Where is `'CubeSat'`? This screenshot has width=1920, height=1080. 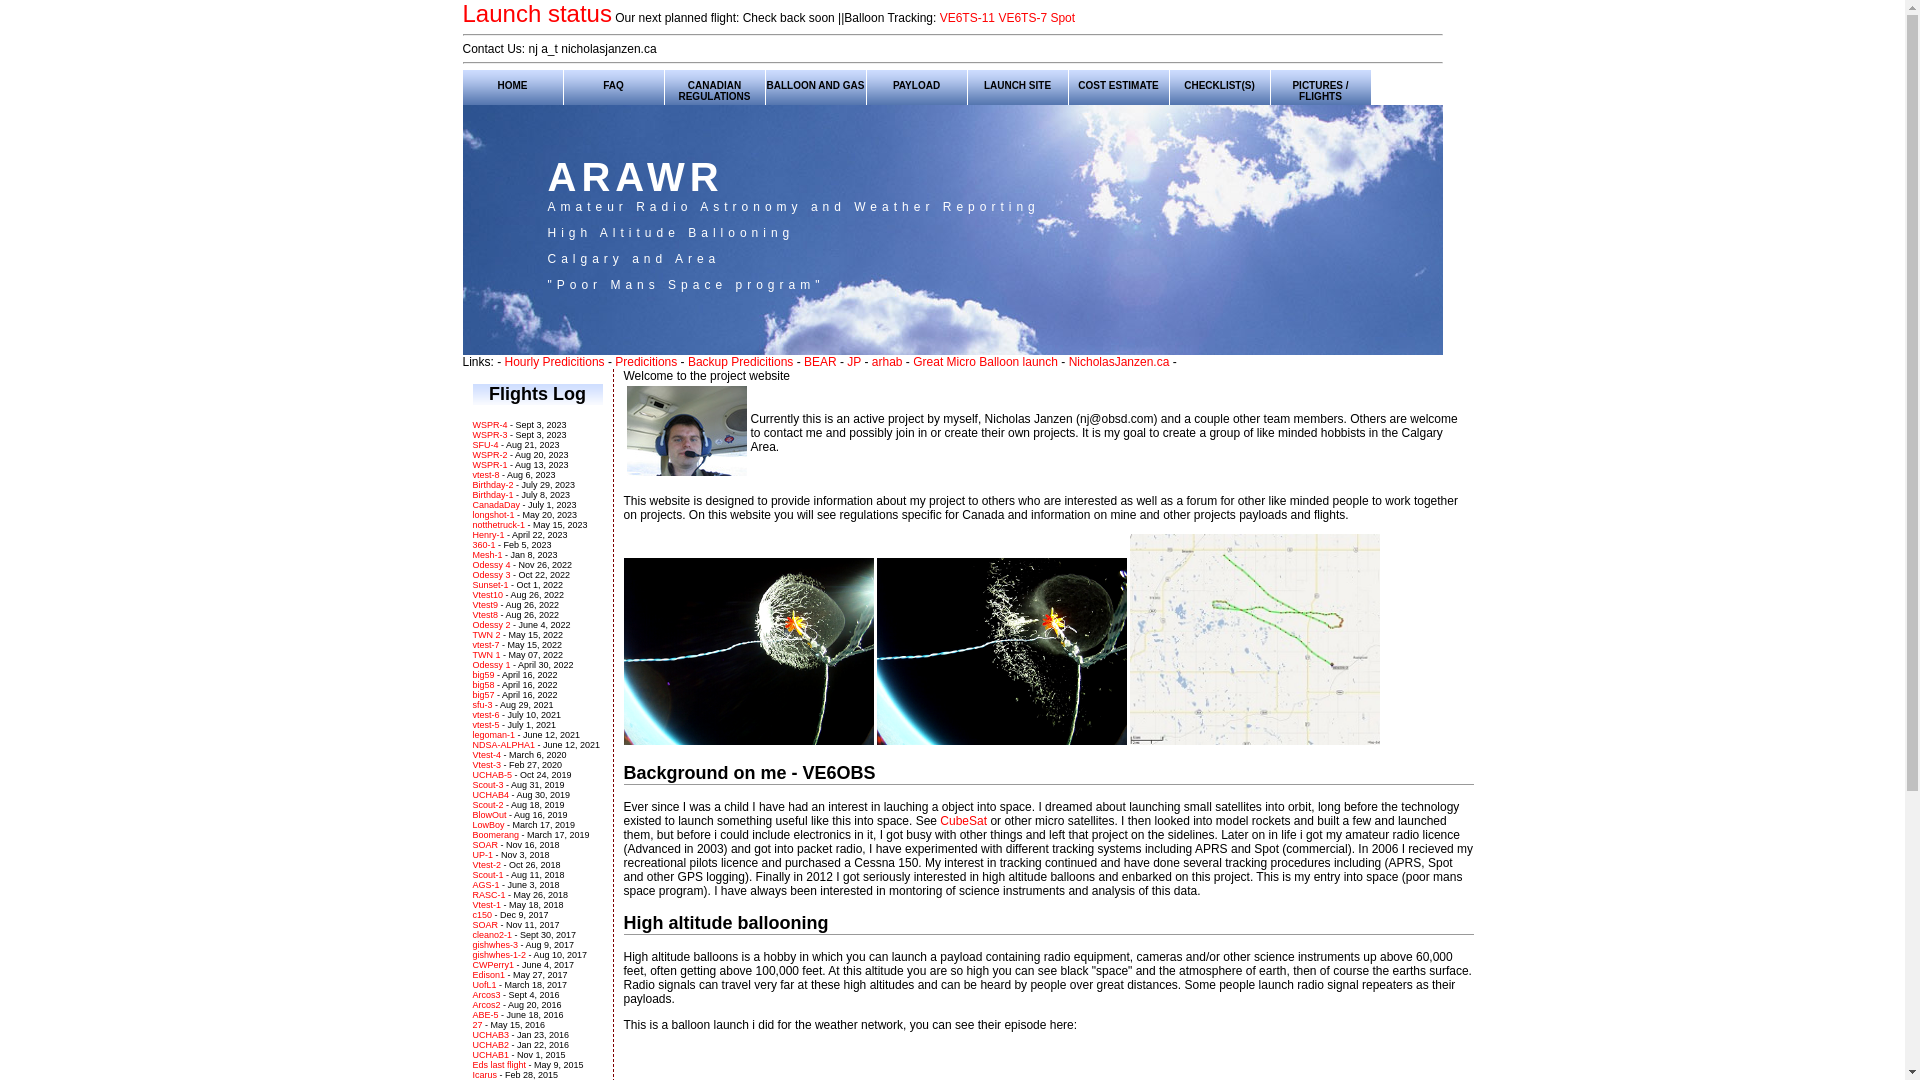
'CubeSat' is located at coordinates (939, 821).